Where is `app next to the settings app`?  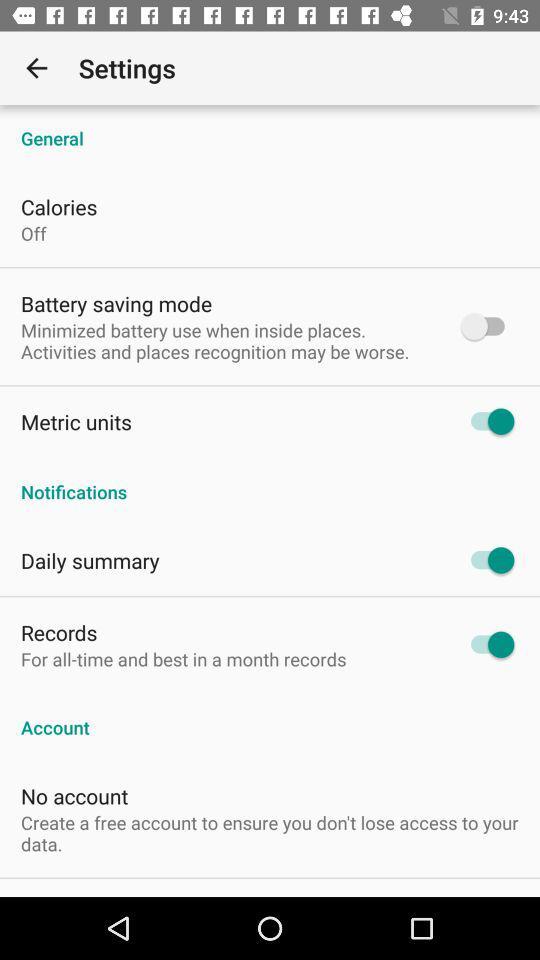
app next to the settings app is located at coordinates (36, 68).